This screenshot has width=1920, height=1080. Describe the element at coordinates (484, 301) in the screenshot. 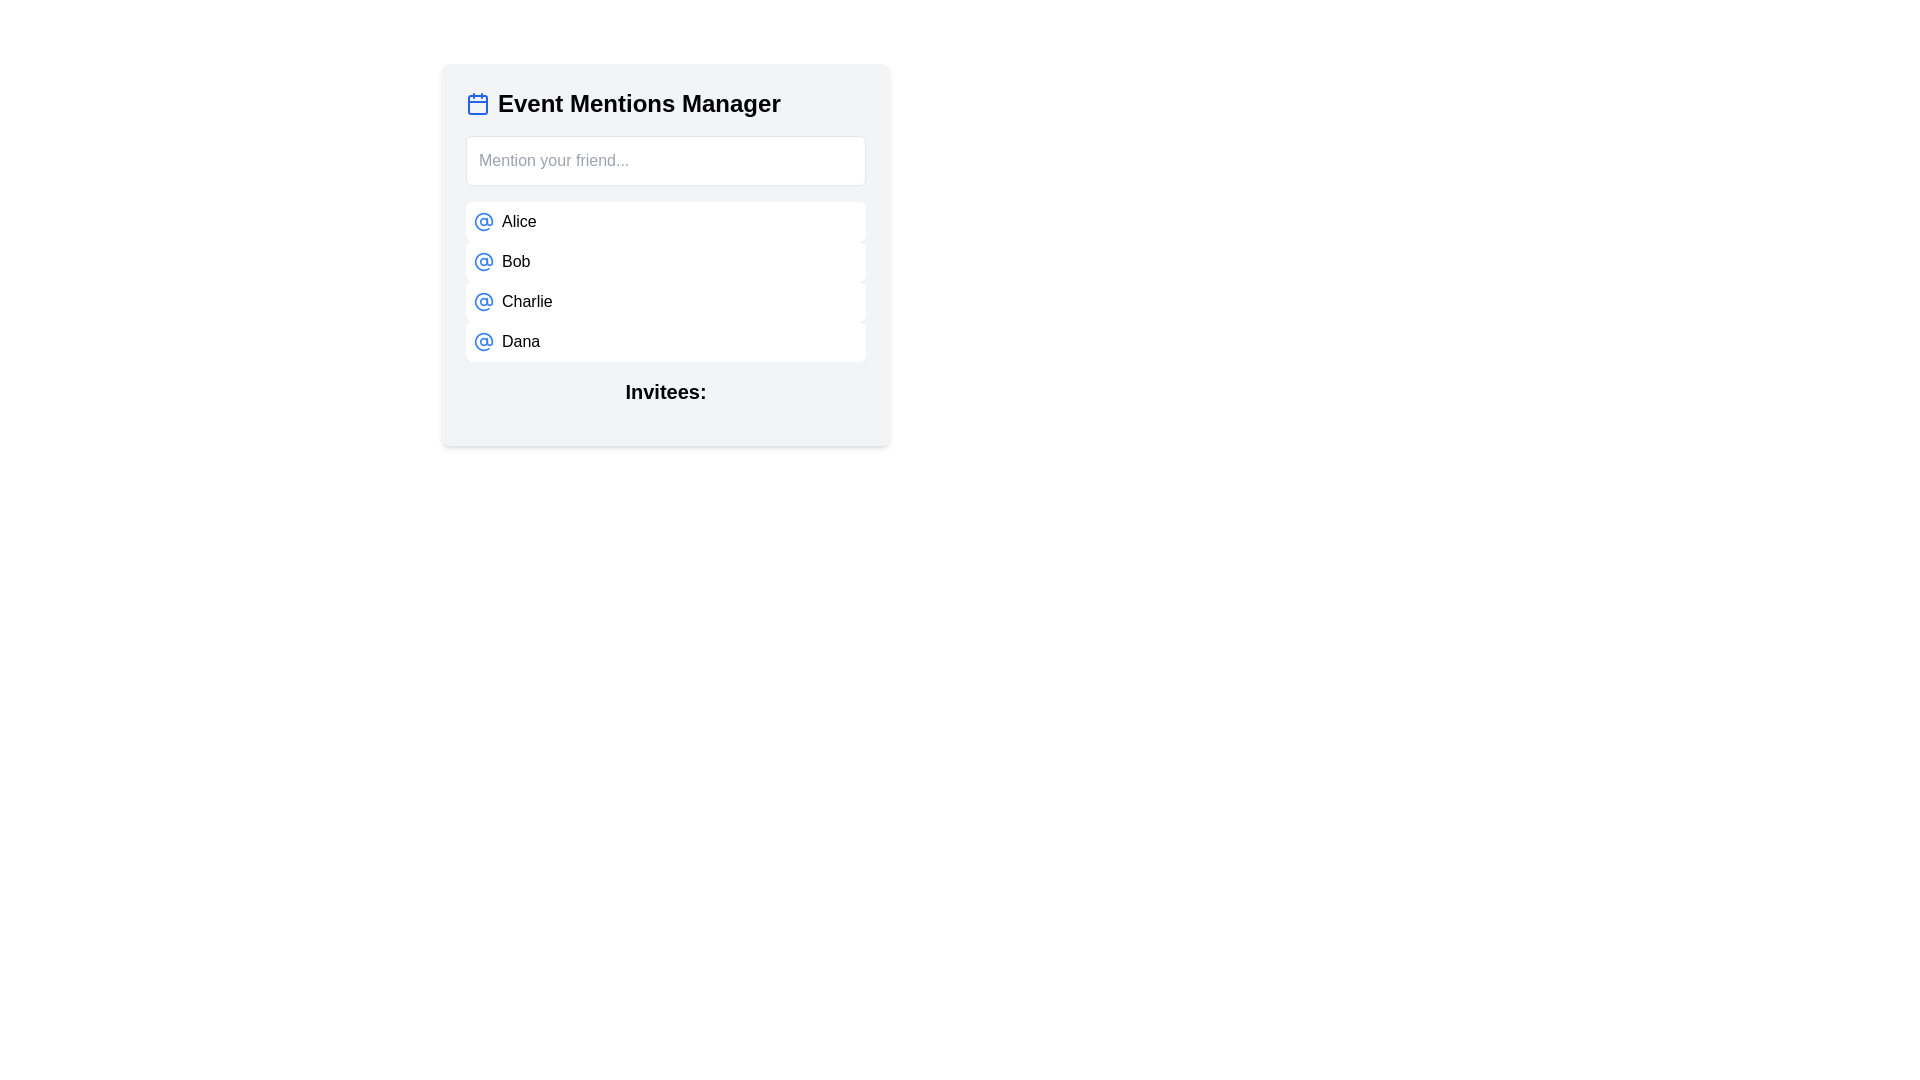

I see `the third '@' icon in the vertical list next to 'Charlie' in the invitee list` at that location.